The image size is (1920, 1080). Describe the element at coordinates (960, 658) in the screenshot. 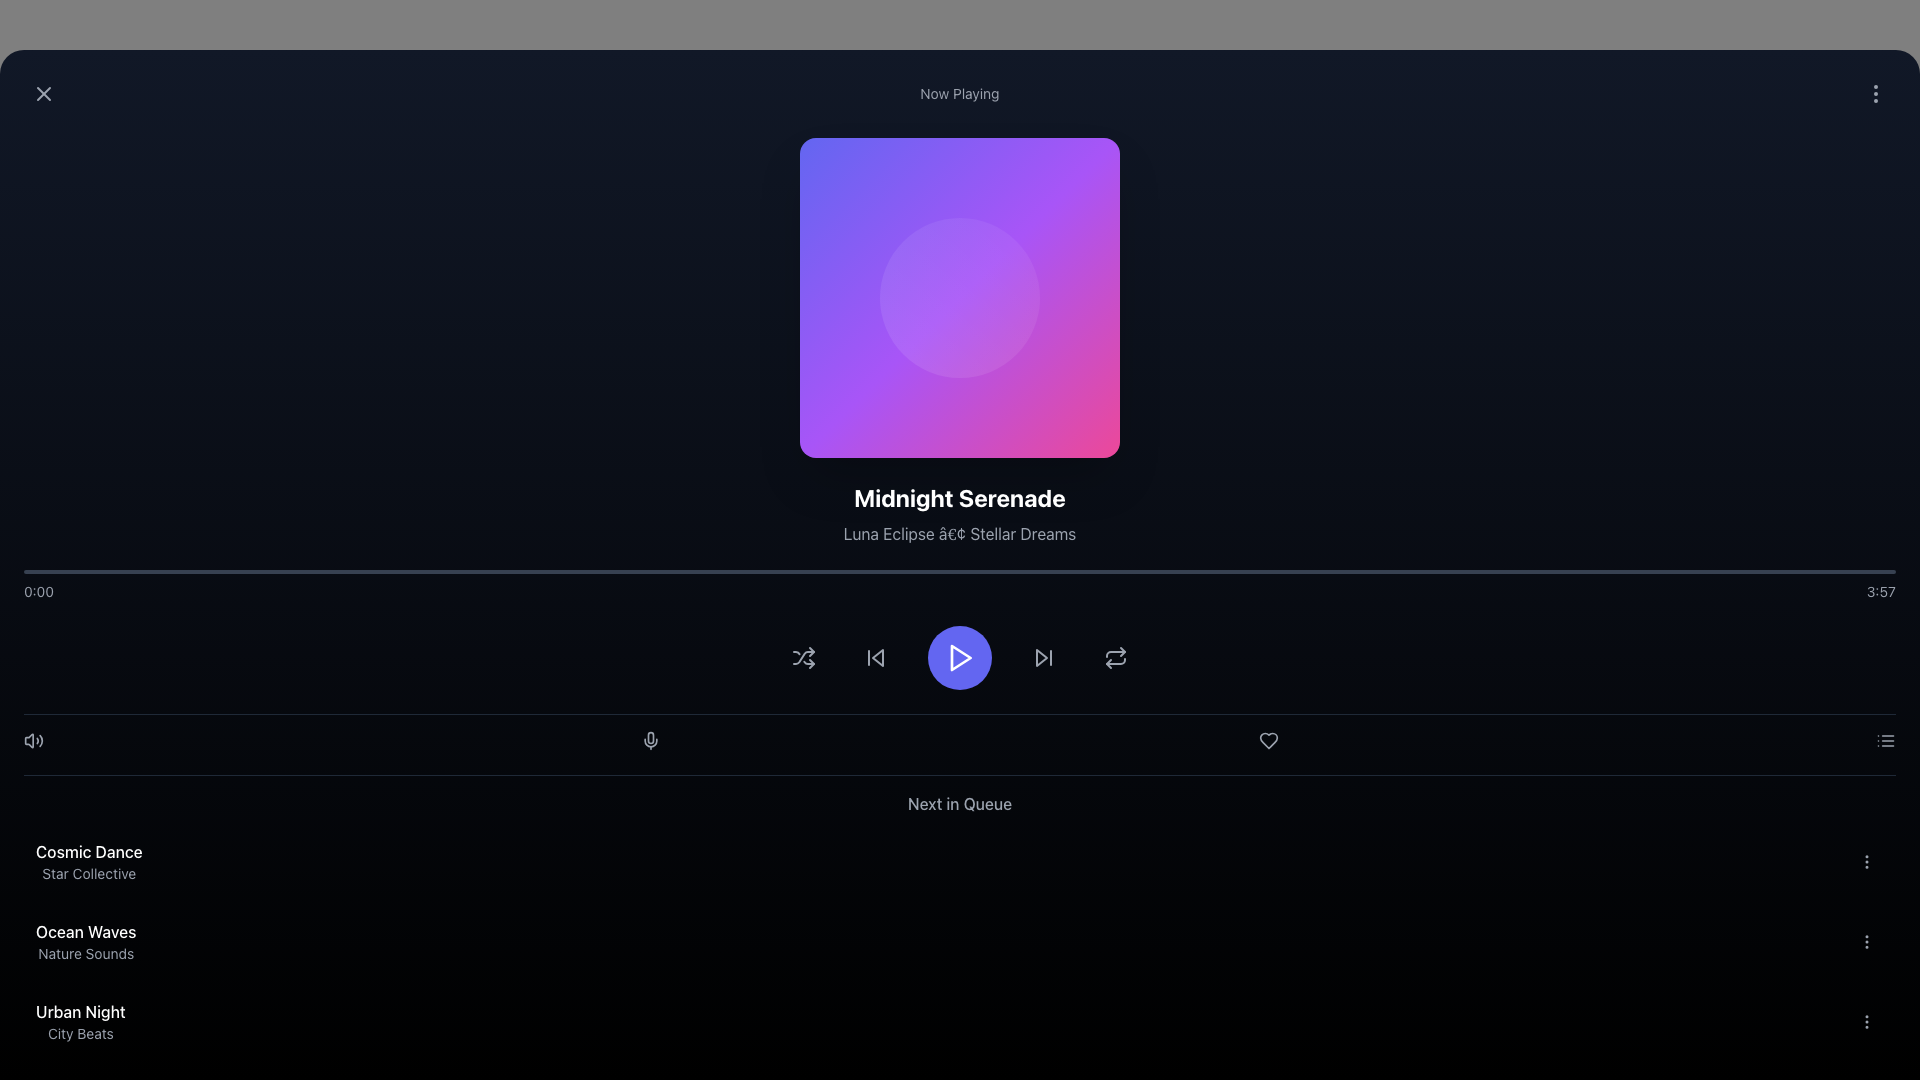

I see `the central button in the playback control bar of the music player interface to initiate playback or pause the currently selected track` at that location.